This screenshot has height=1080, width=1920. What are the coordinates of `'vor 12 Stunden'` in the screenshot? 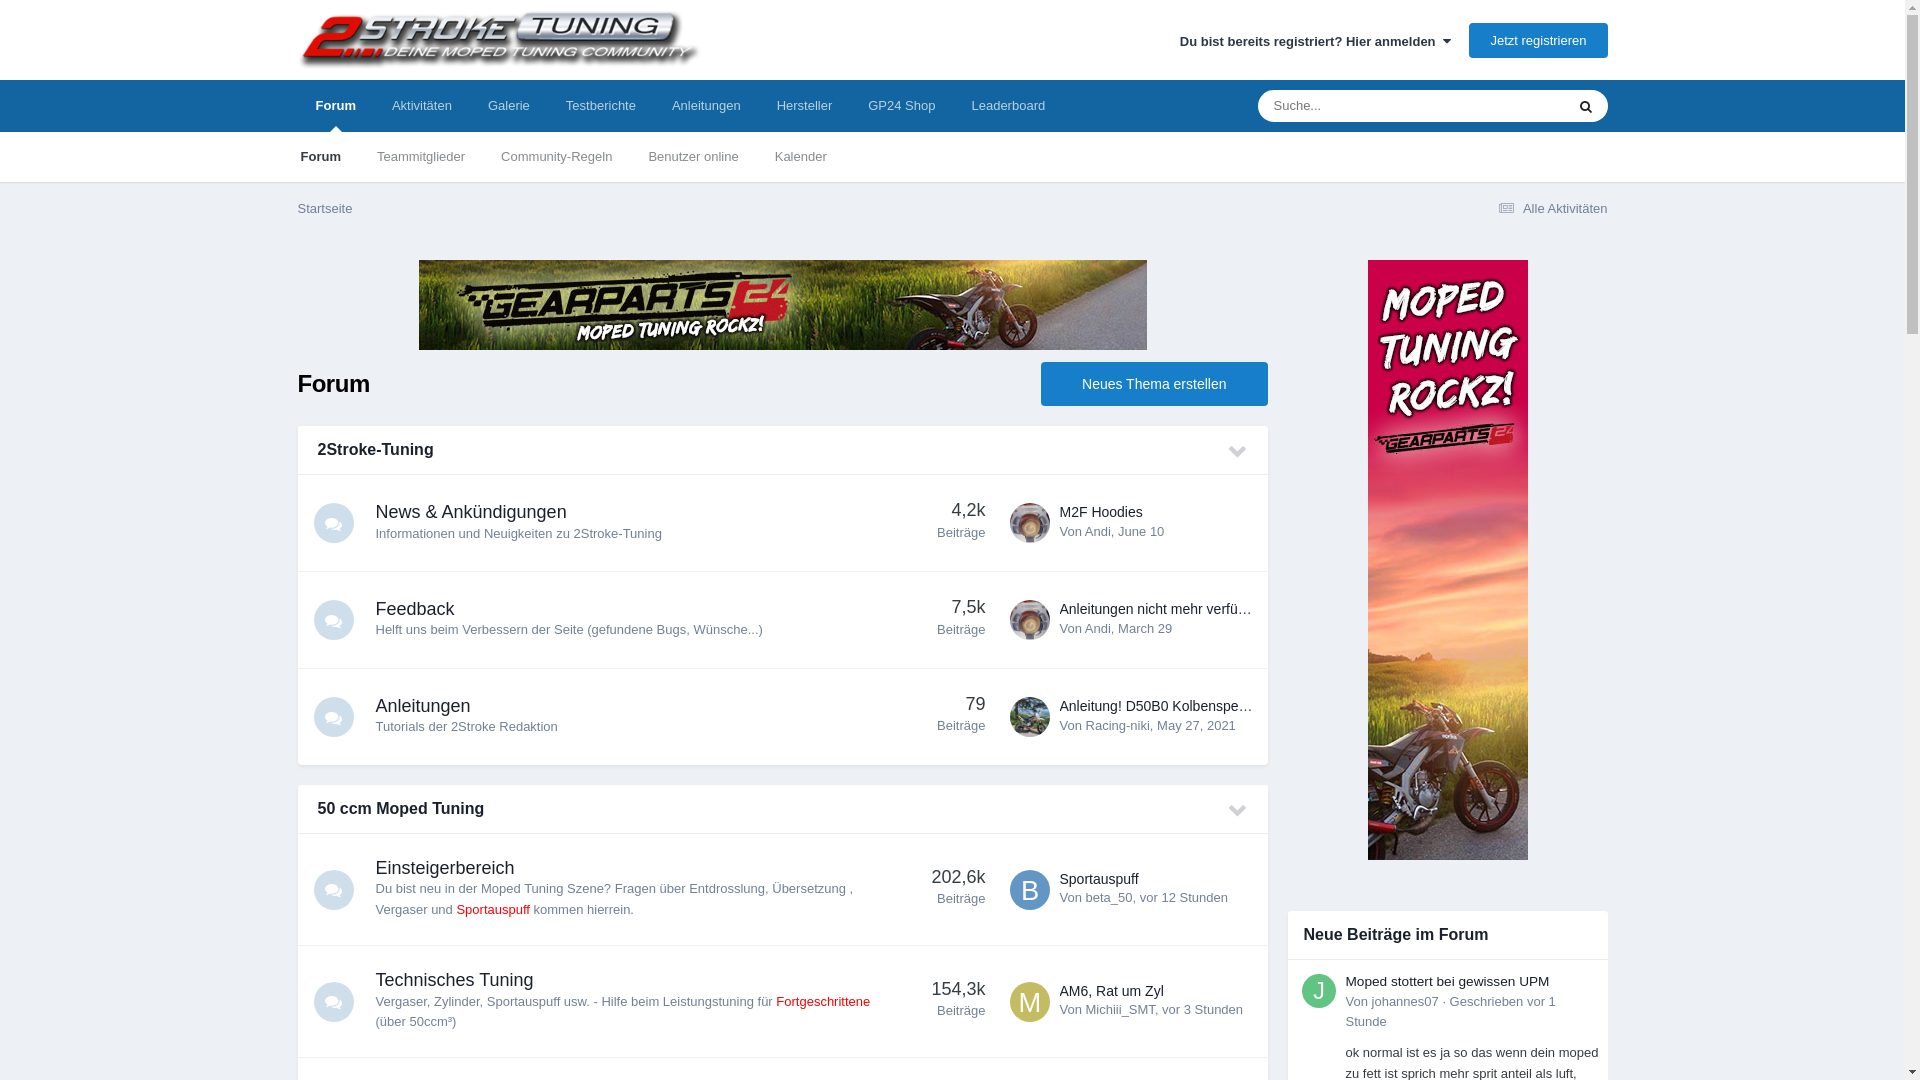 It's located at (1184, 896).